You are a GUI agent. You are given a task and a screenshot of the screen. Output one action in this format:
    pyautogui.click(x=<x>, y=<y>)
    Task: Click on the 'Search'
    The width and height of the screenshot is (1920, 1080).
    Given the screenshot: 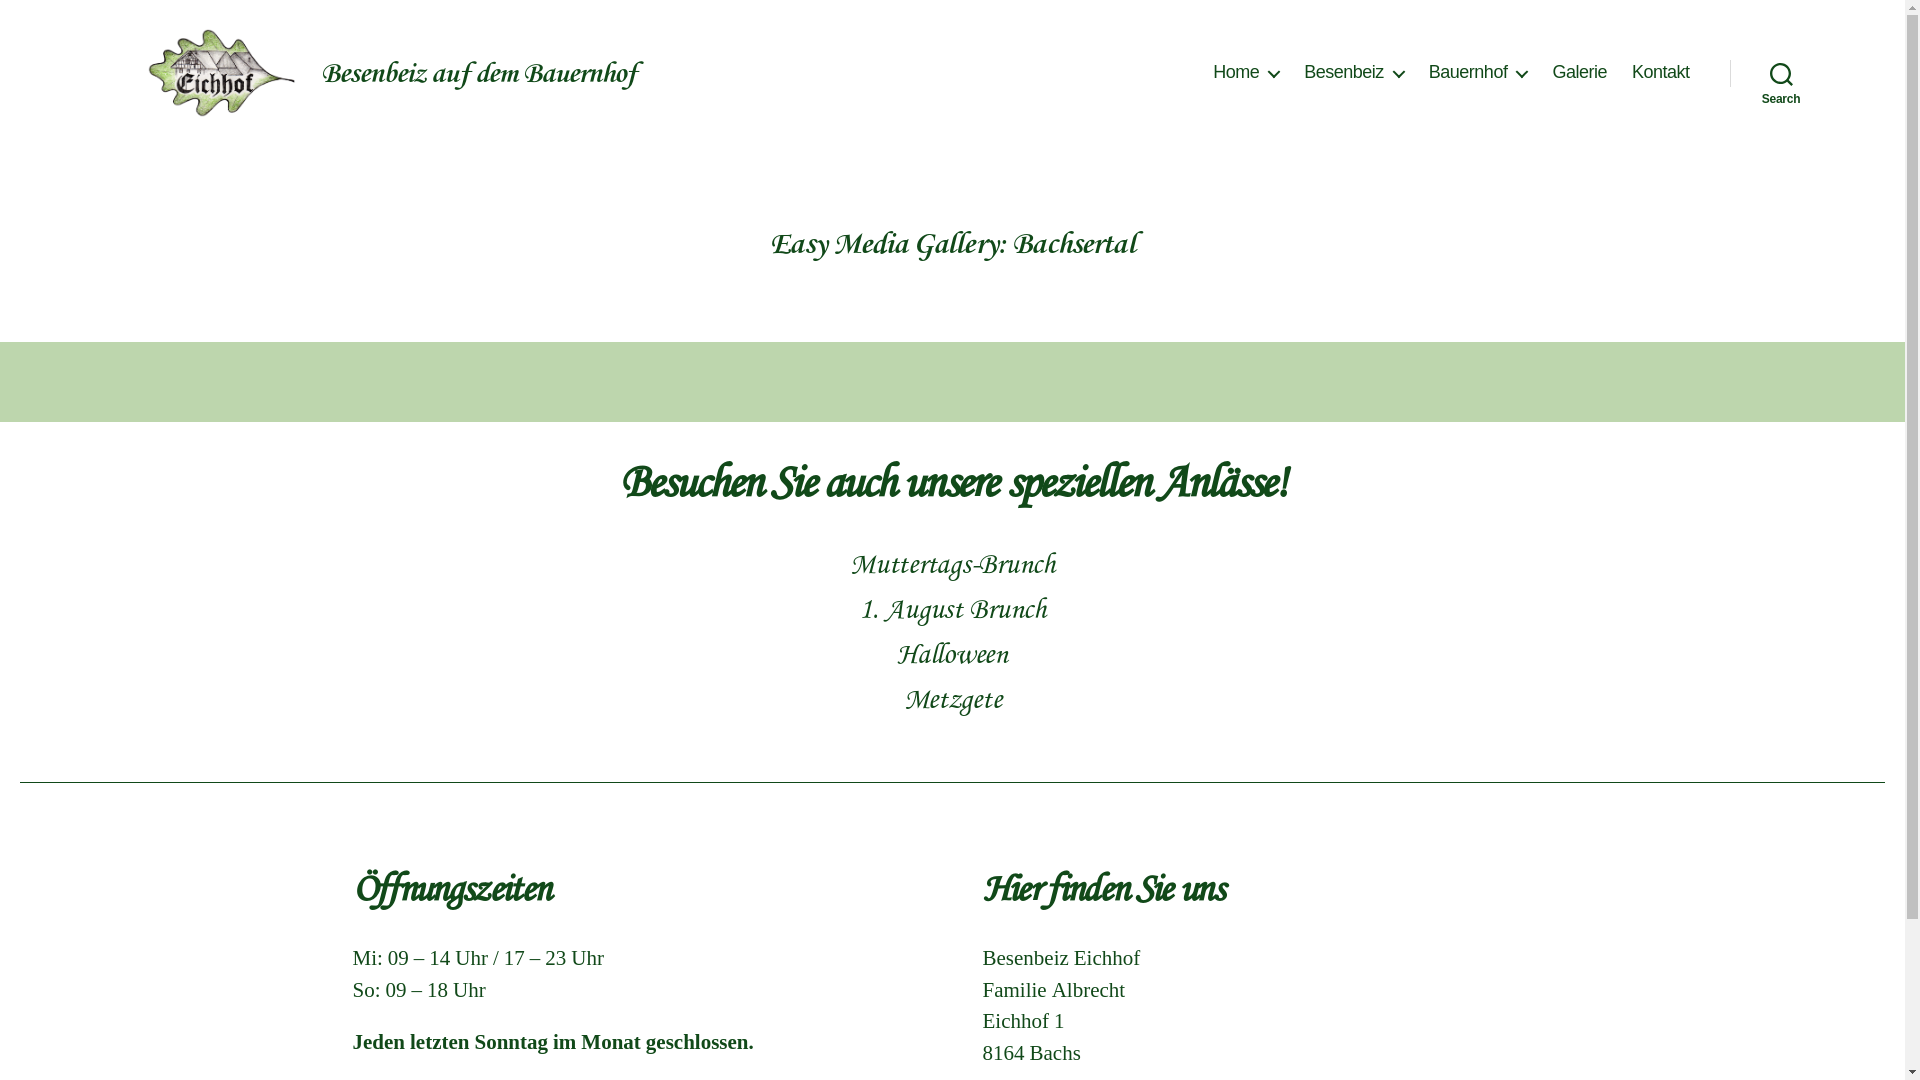 What is the action you would take?
    pyautogui.click(x=1781, y=72)
    